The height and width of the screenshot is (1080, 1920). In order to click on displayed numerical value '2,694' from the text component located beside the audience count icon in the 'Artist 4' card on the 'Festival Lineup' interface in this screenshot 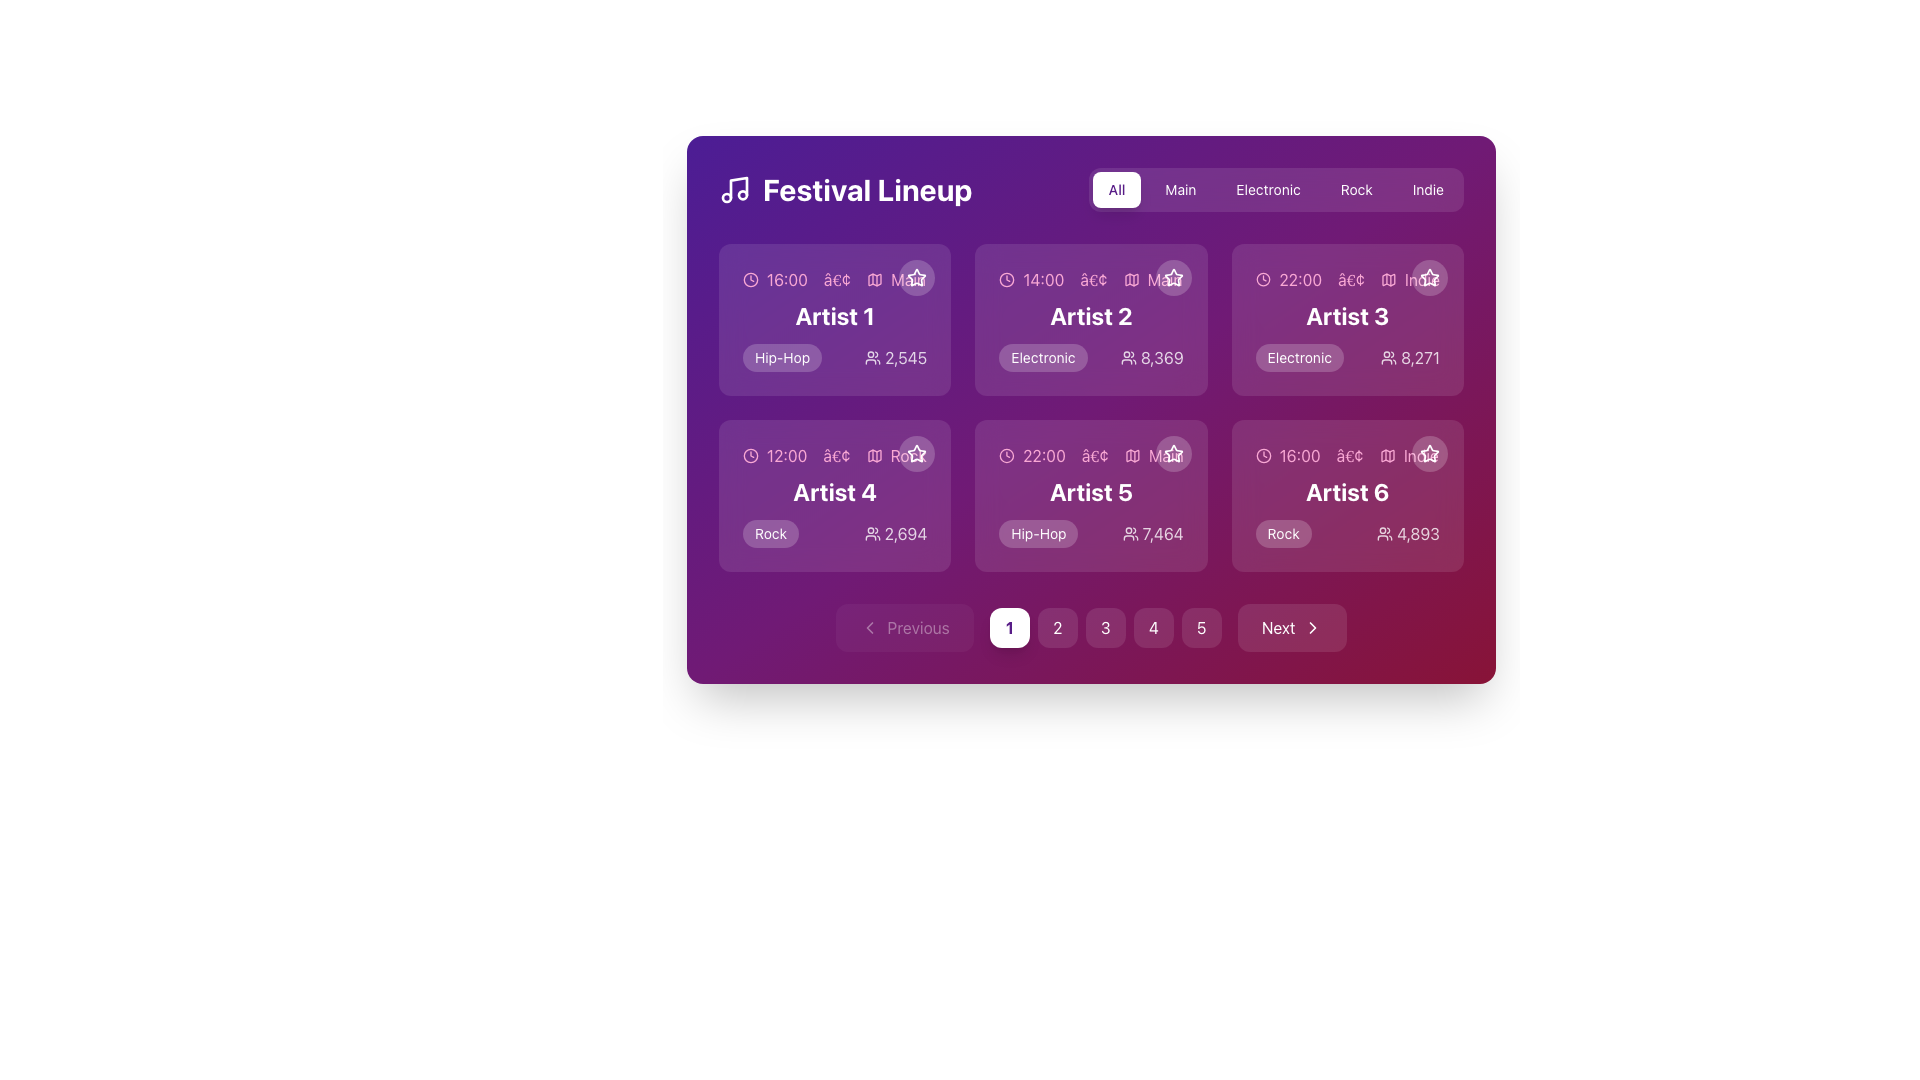, I will do `click(895, 532)`.